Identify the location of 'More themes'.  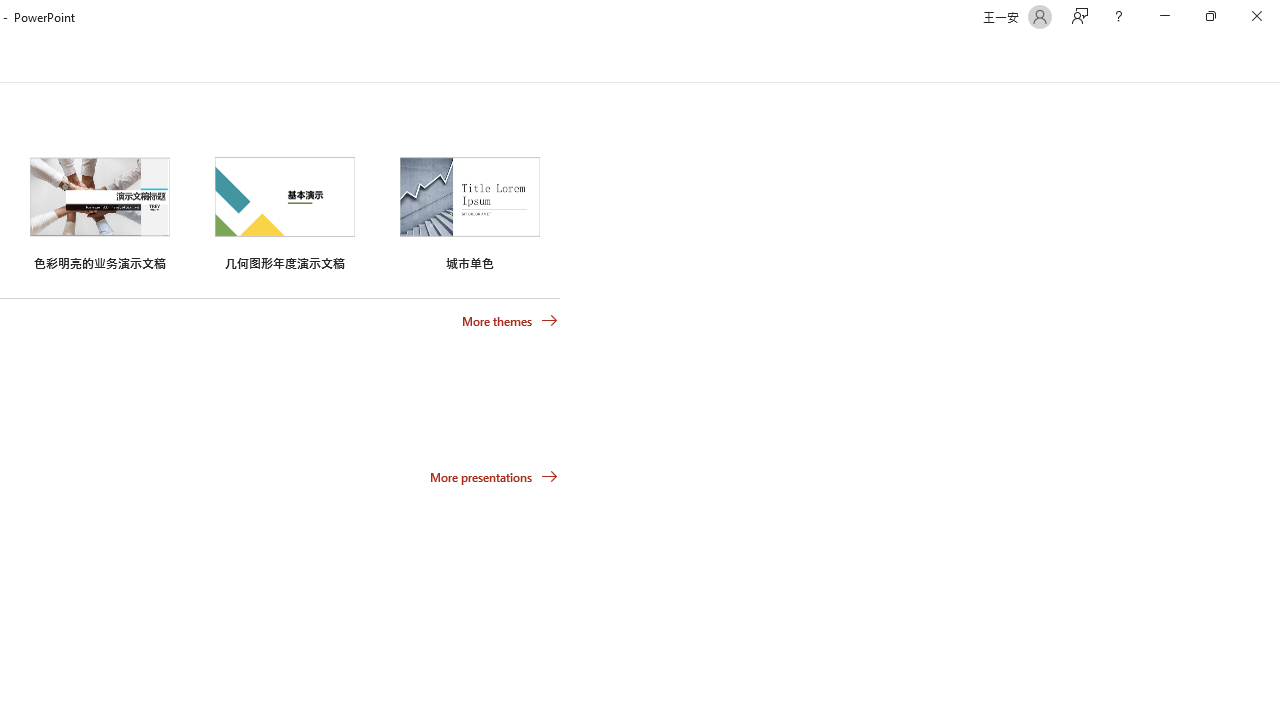
(510, 320).